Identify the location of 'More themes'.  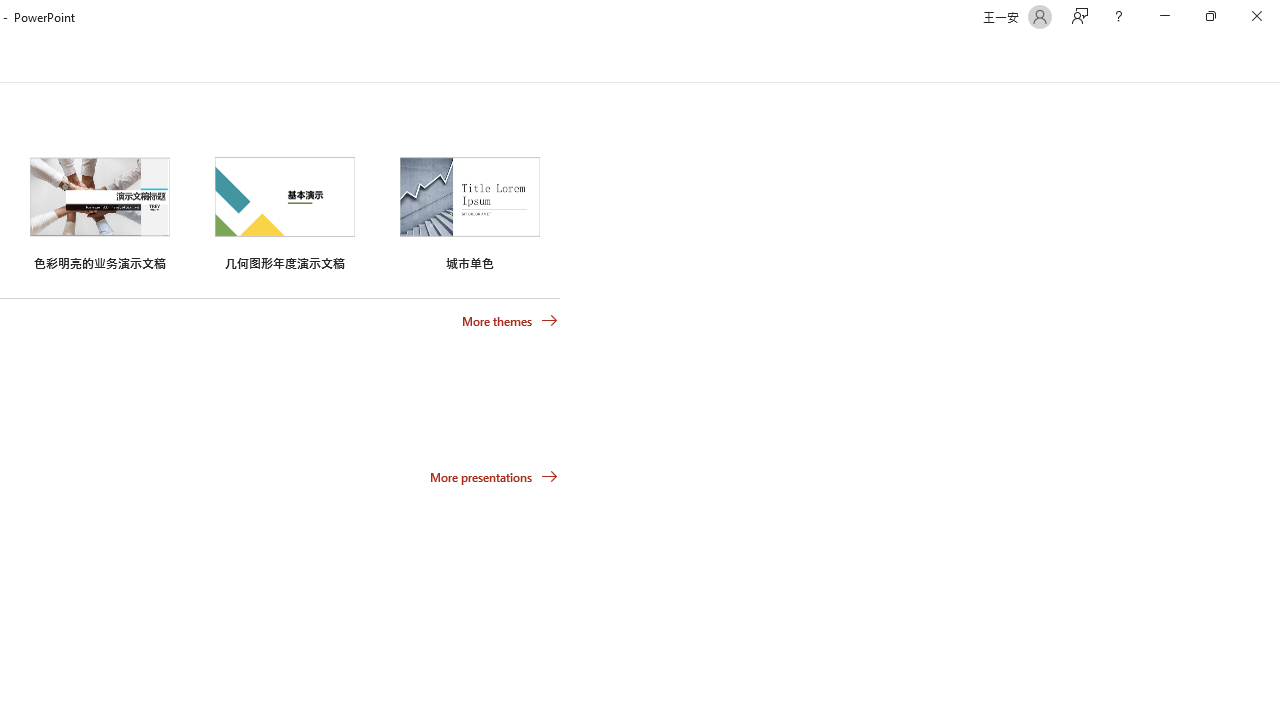
(510, 320).